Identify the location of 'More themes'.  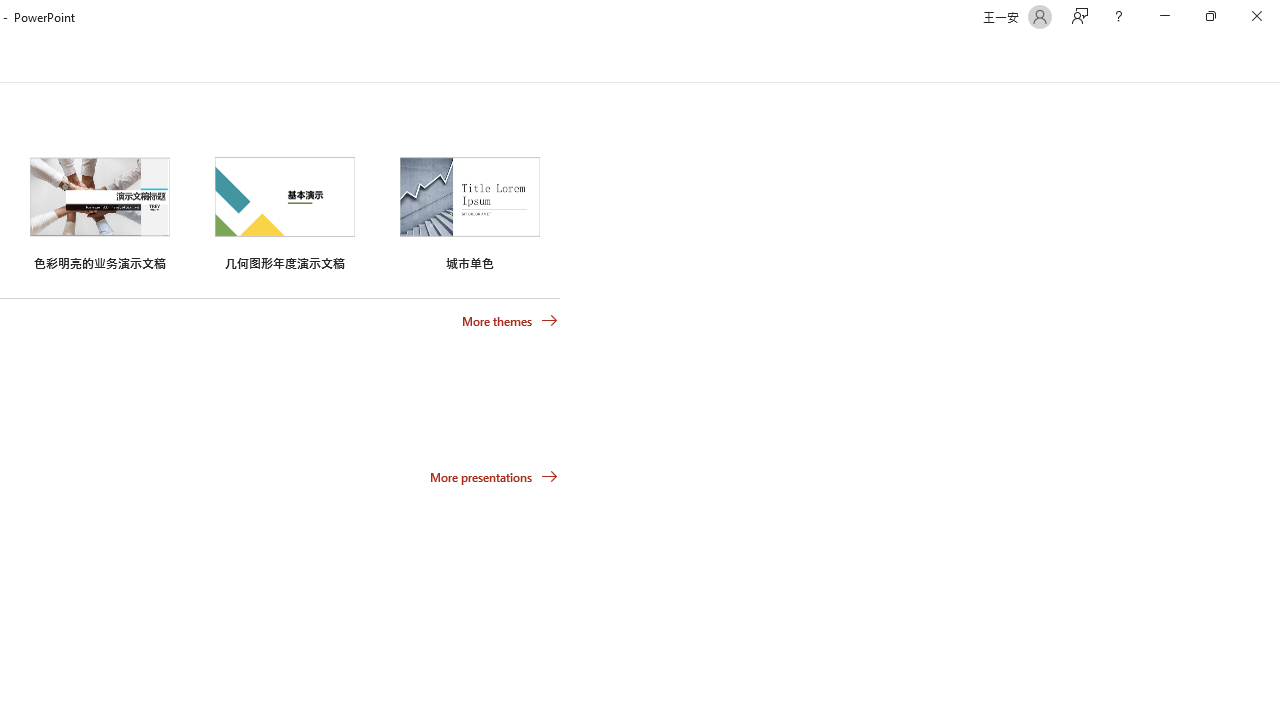
(510, 320).